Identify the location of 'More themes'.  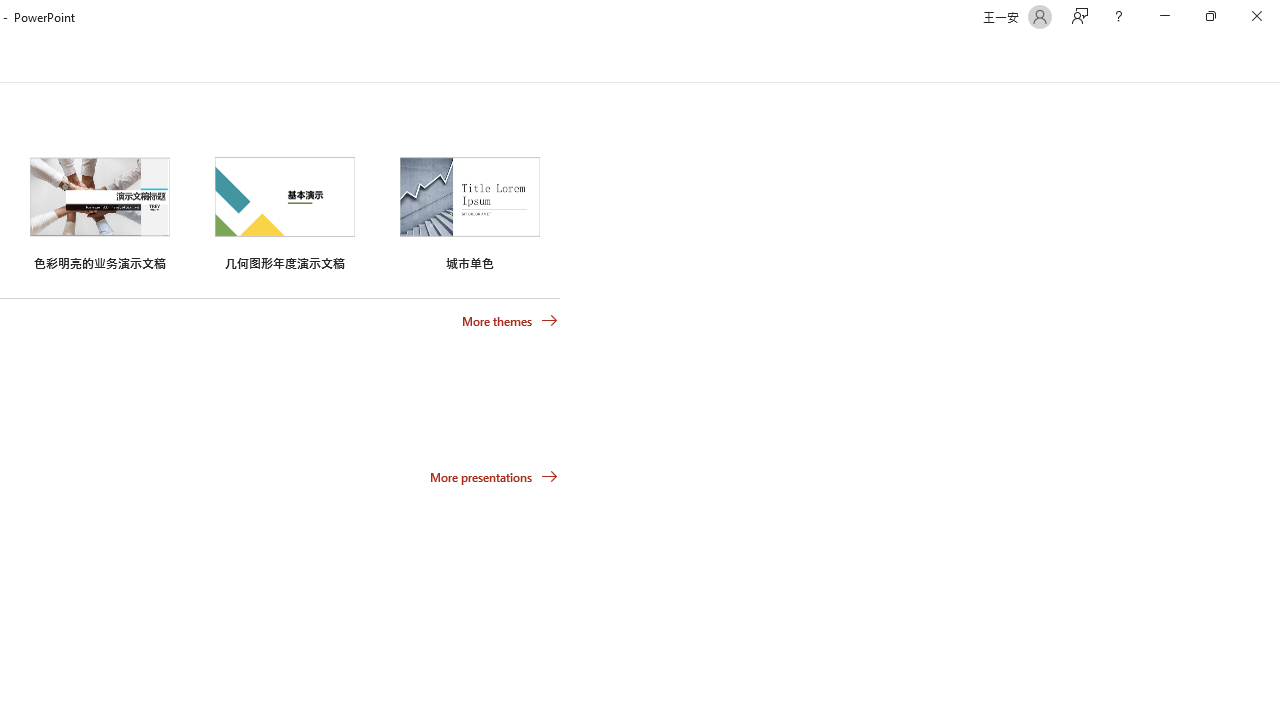
(510, 320).